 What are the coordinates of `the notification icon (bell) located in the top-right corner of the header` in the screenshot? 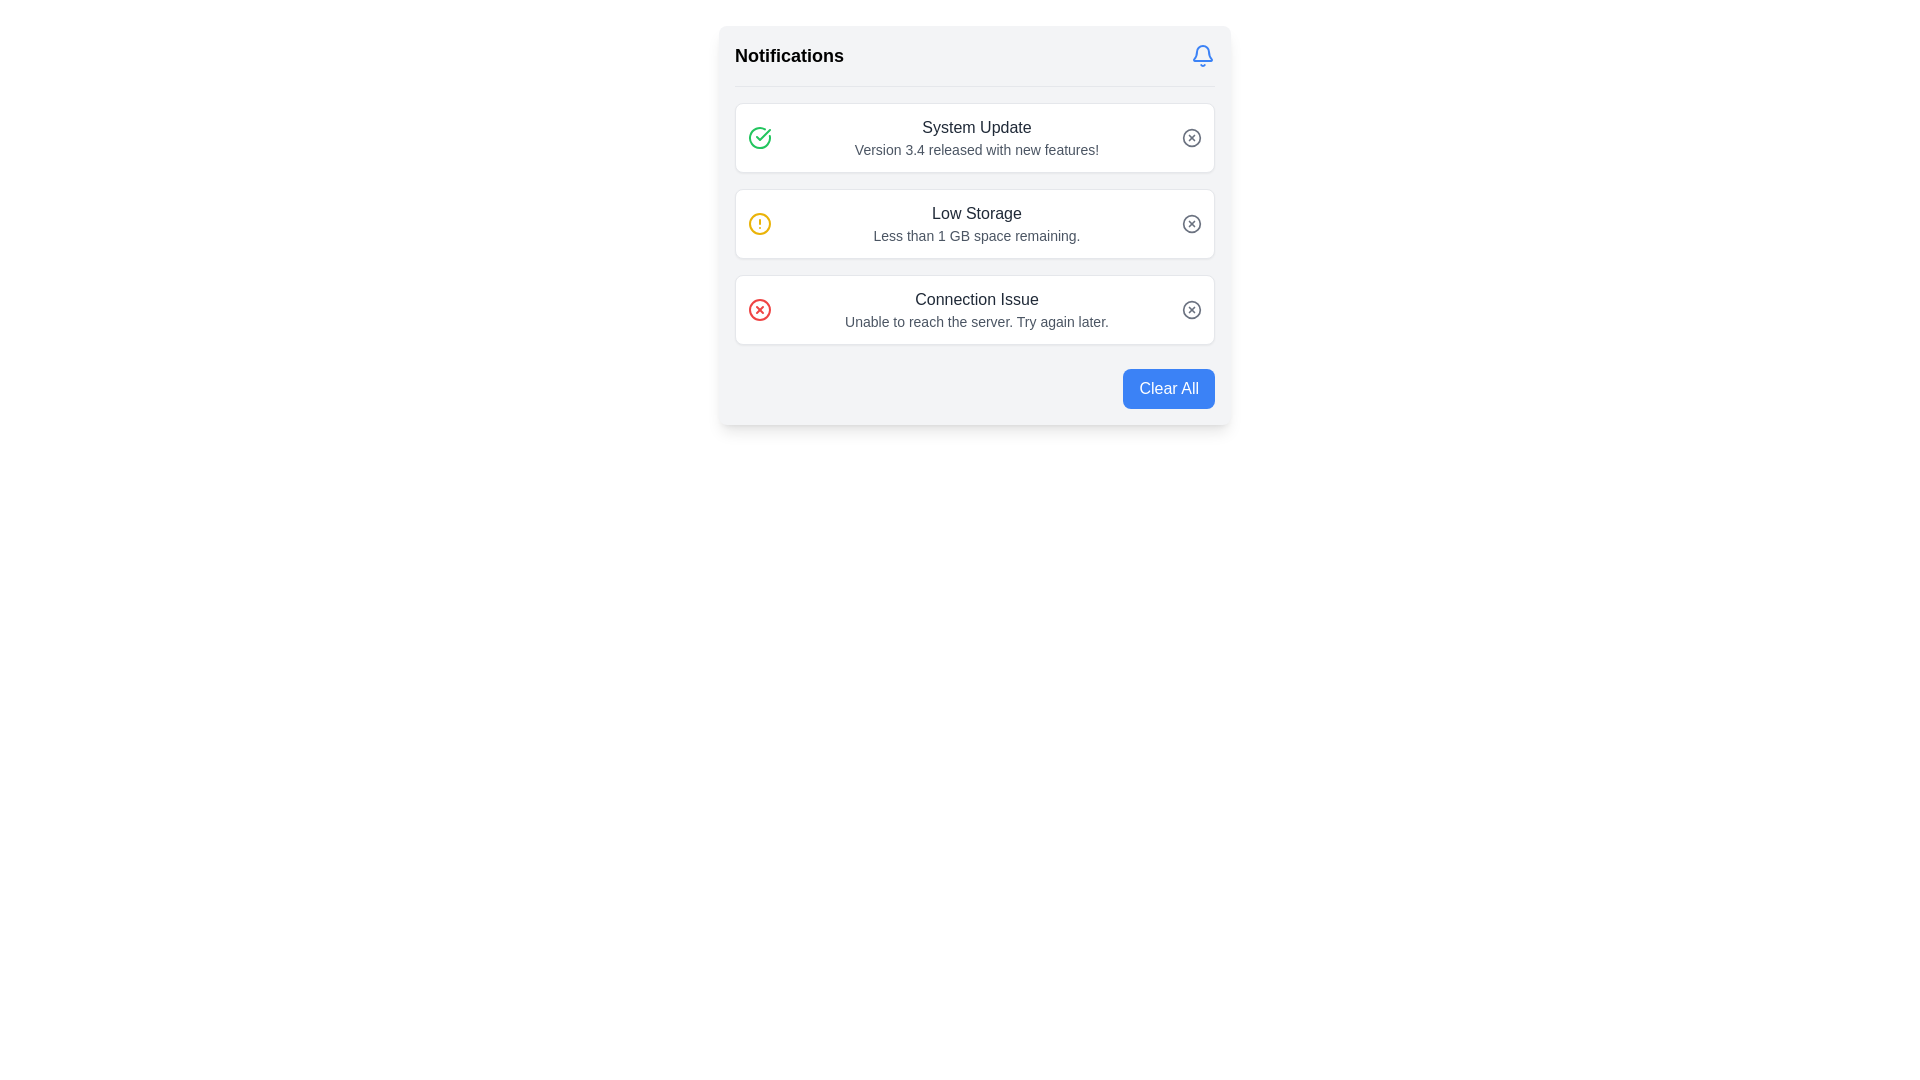 It's located at (1202, 55).